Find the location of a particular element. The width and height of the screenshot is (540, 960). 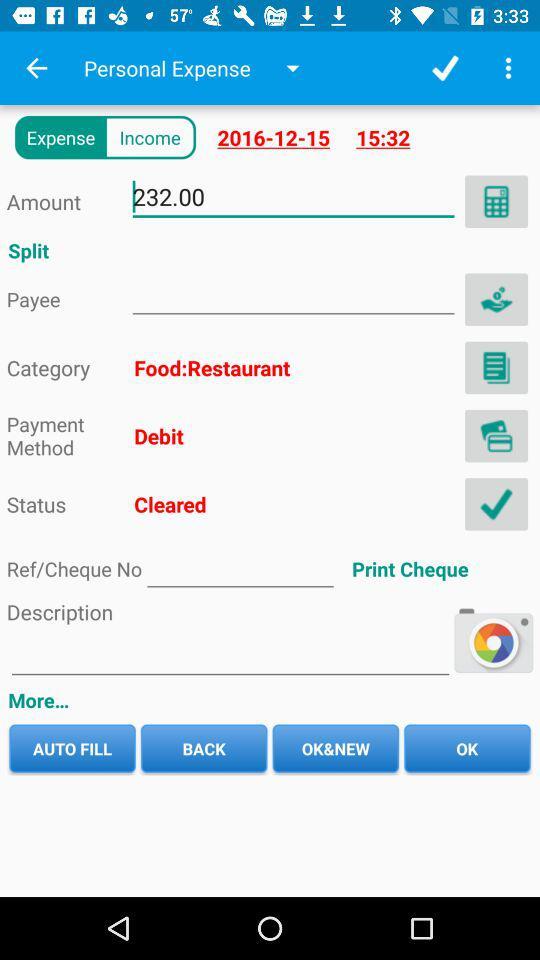

calculate is located at coordinates (495, 201).